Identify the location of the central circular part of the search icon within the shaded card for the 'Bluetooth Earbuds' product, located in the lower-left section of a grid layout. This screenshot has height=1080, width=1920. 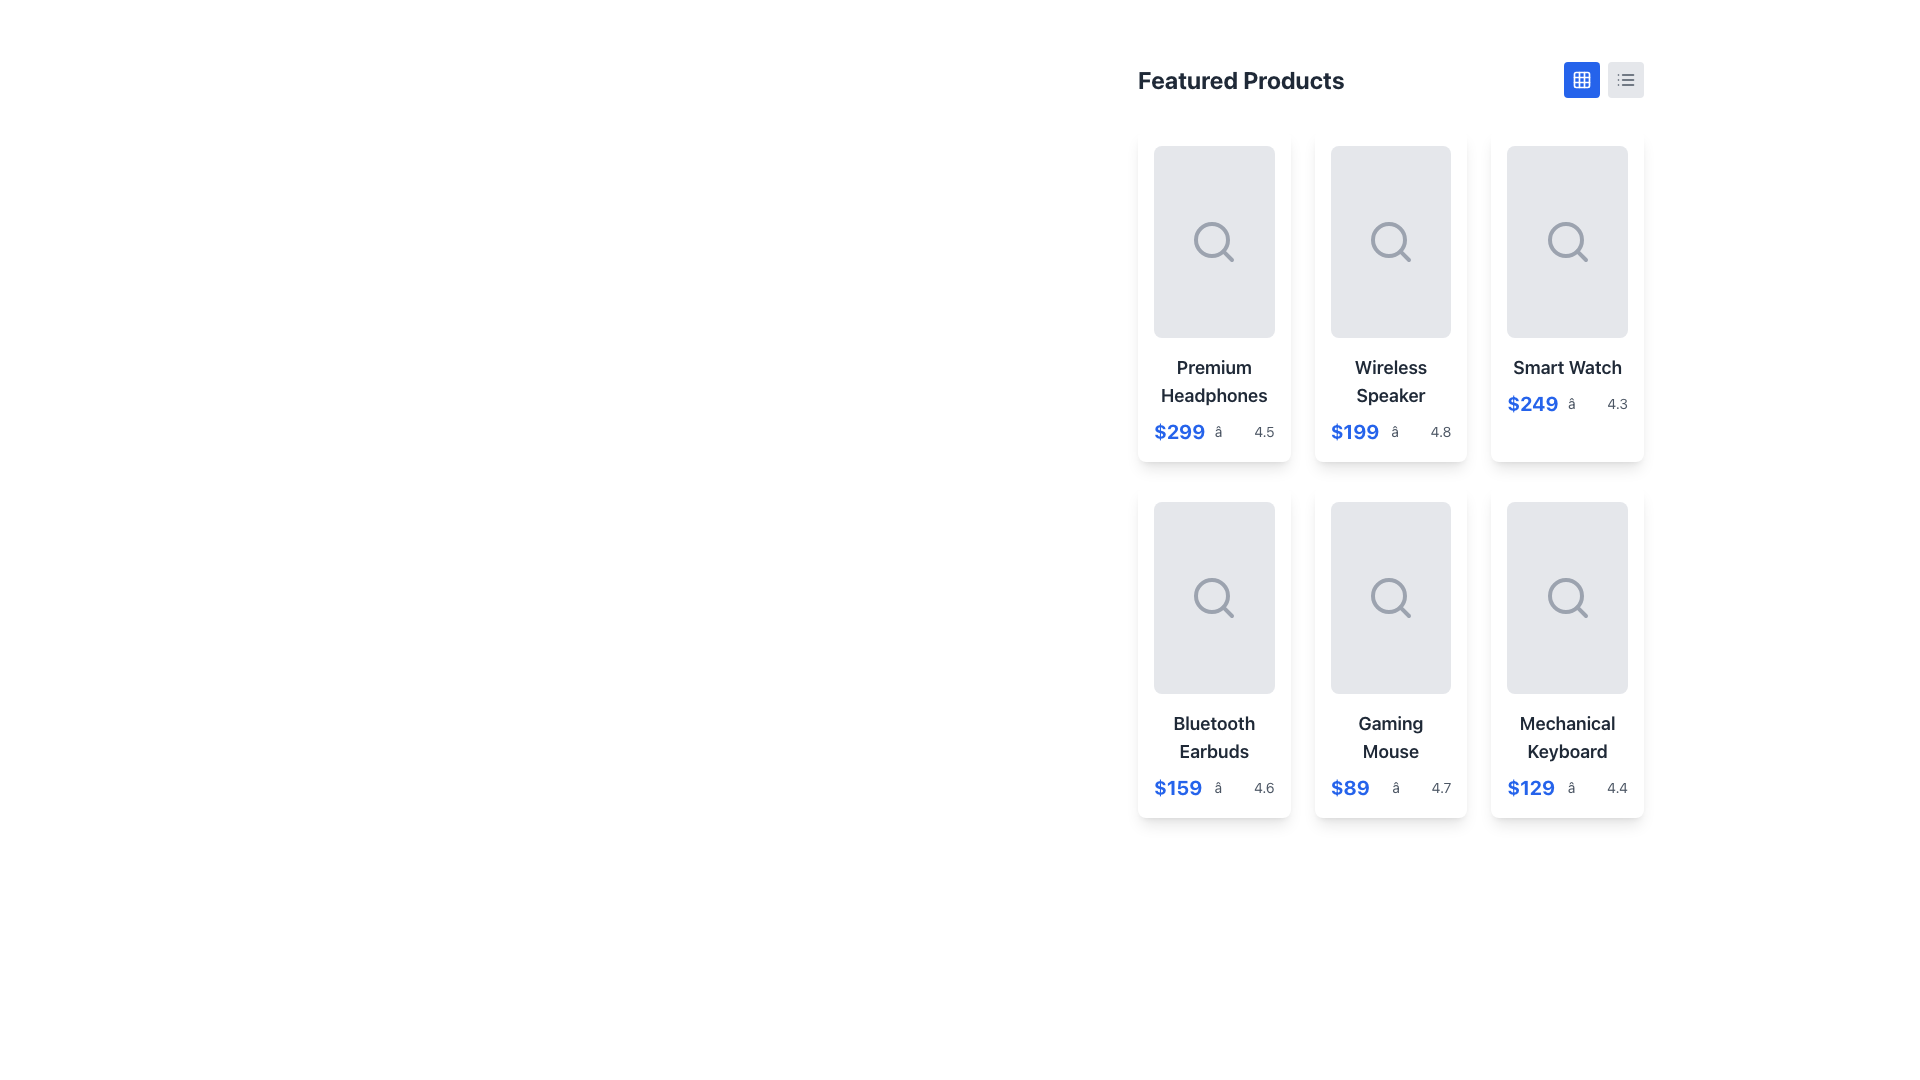
(1211, 595).